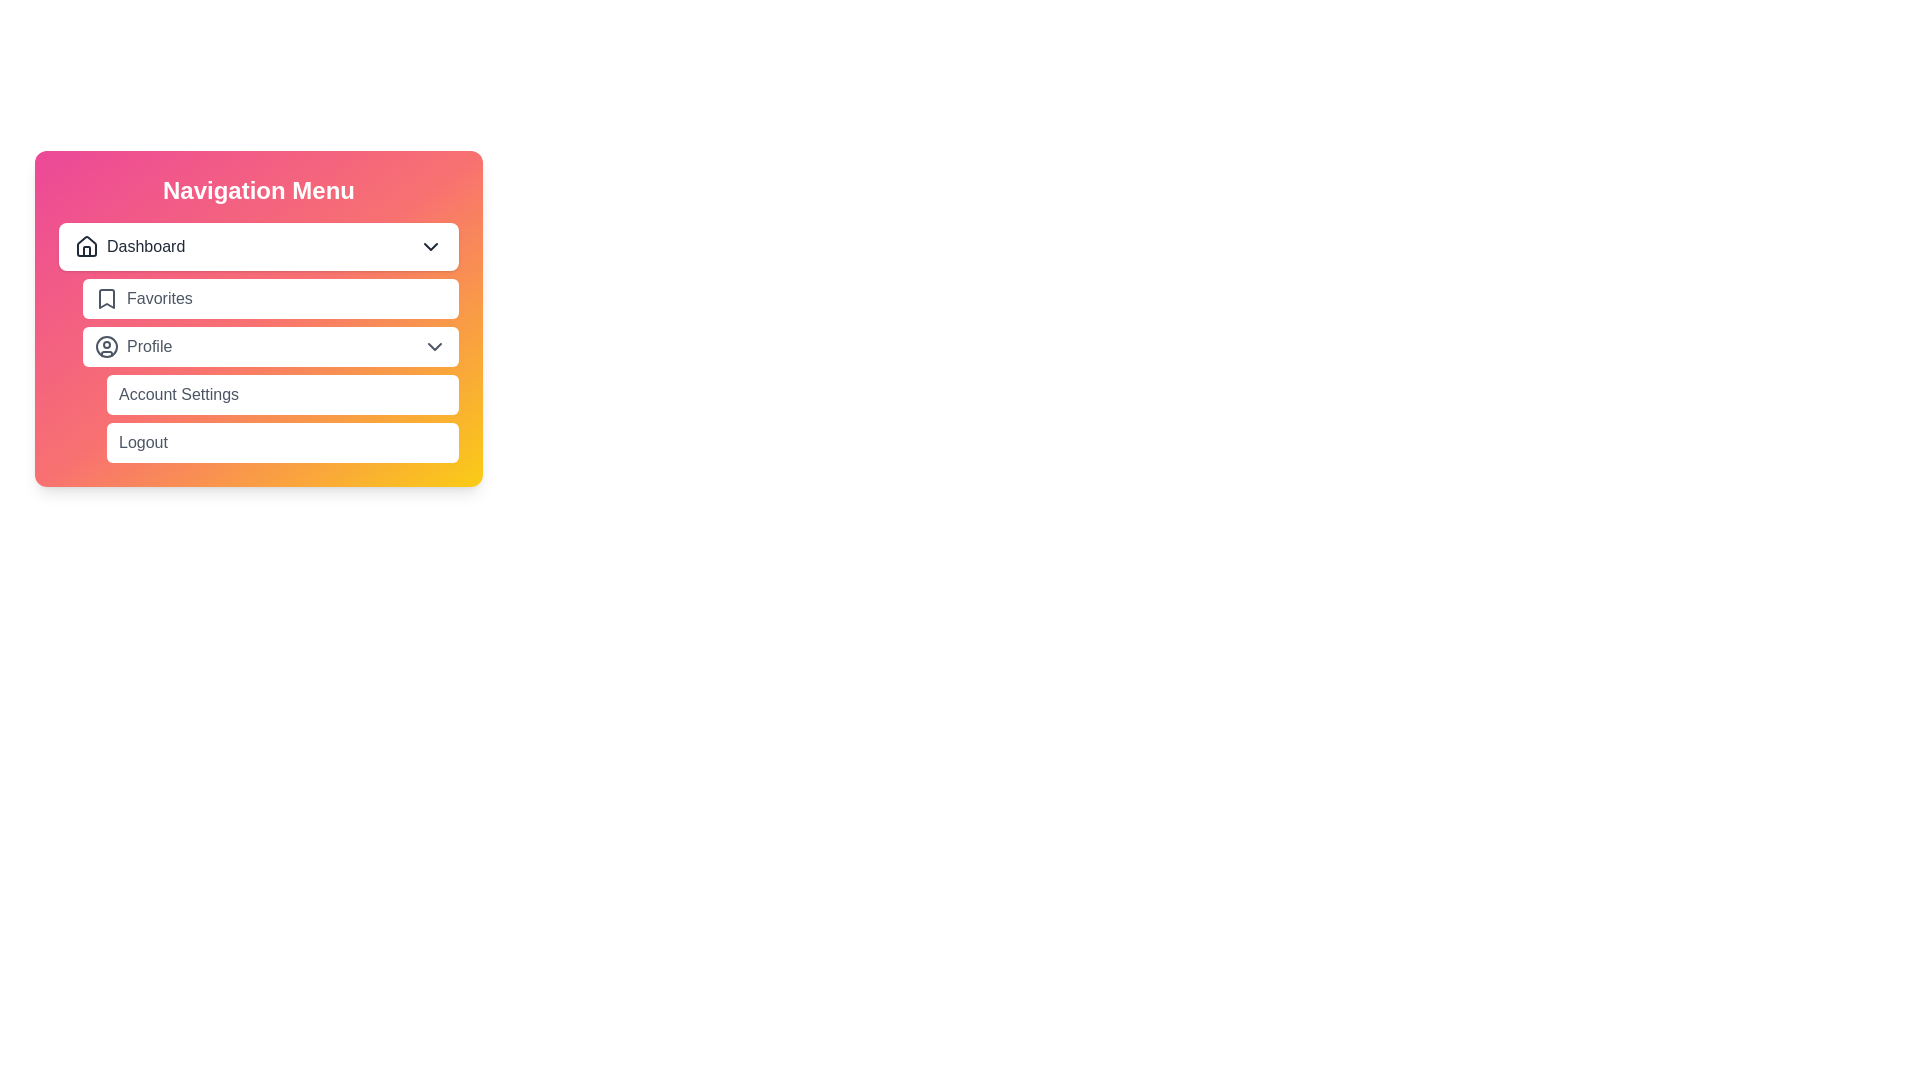 Image resolution: width=1920 pixels, height=1080 pixels. Describe the element at coordinates (269, 346) in the screenshot. I see `the 'Profile' button located in the middle of the menu` at that location.